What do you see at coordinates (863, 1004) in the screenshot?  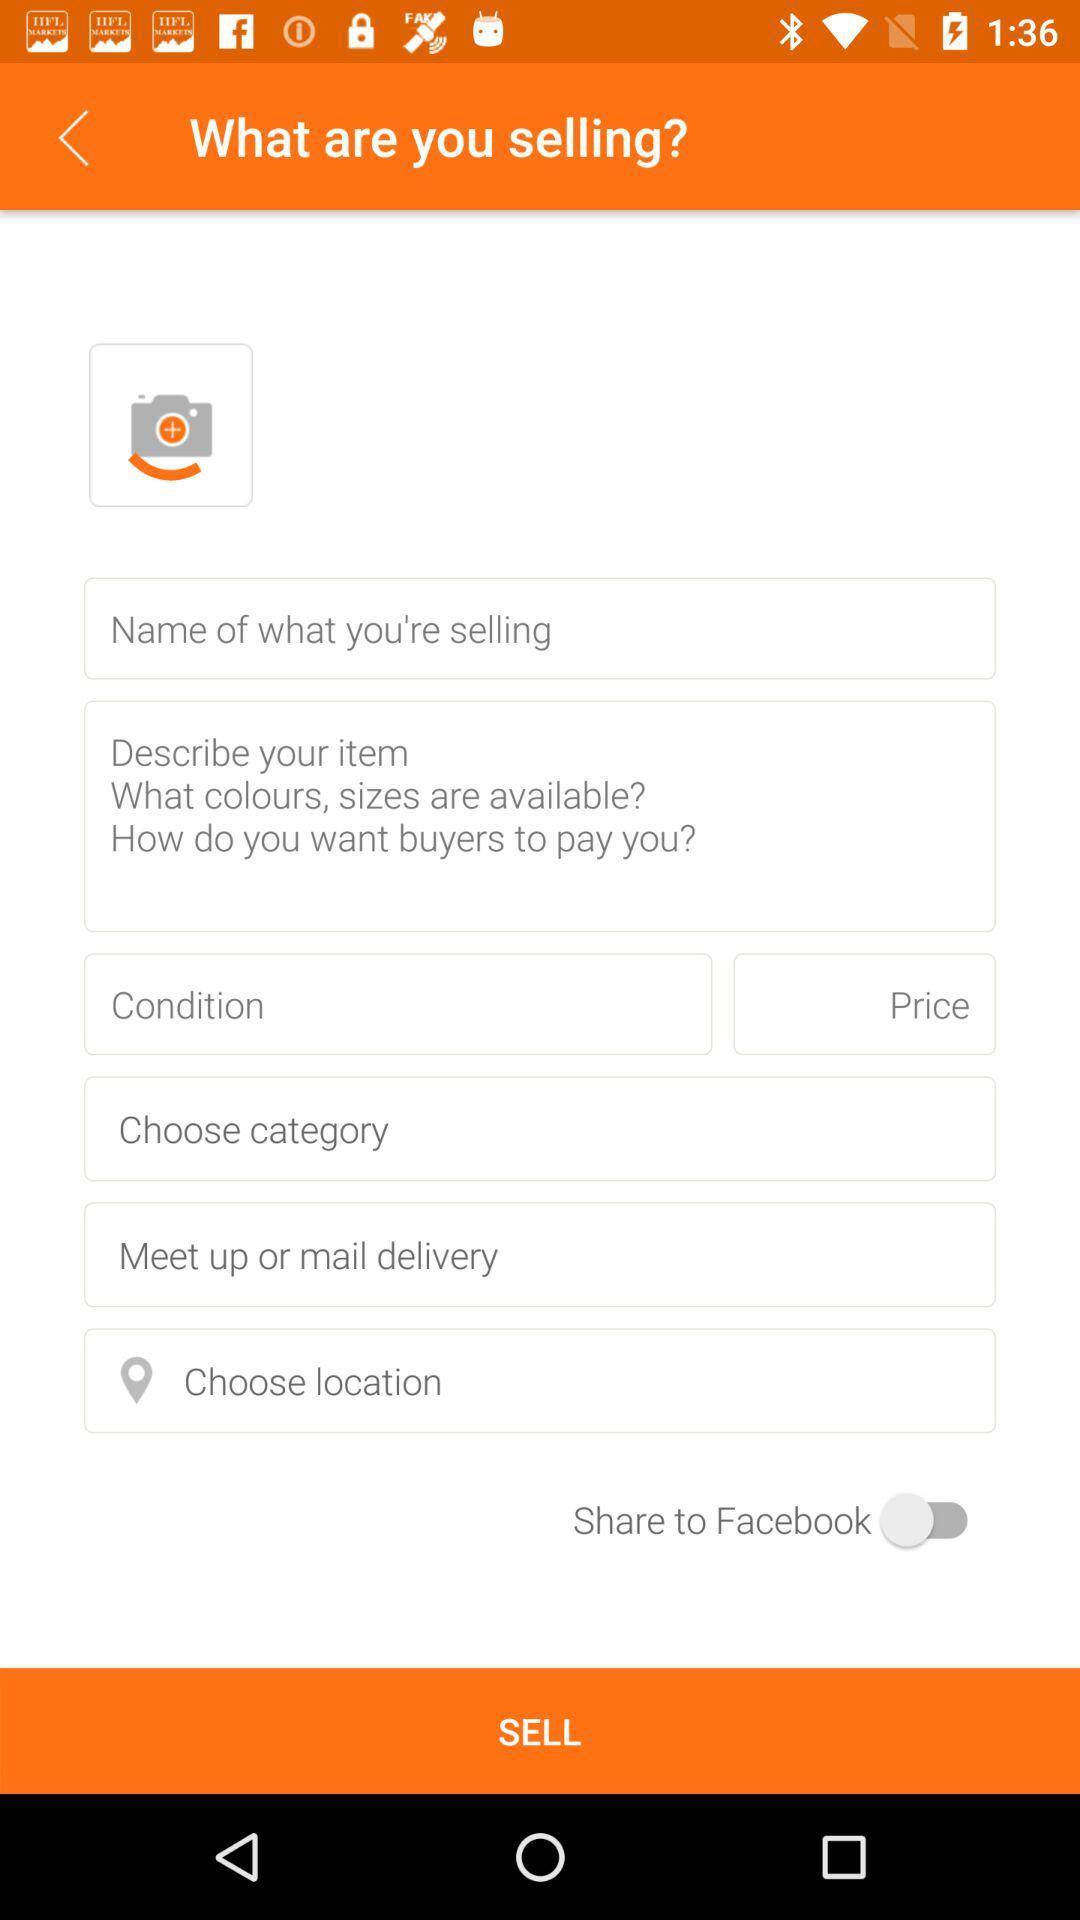 I see `price amount` at bounding box center [863, 1004].